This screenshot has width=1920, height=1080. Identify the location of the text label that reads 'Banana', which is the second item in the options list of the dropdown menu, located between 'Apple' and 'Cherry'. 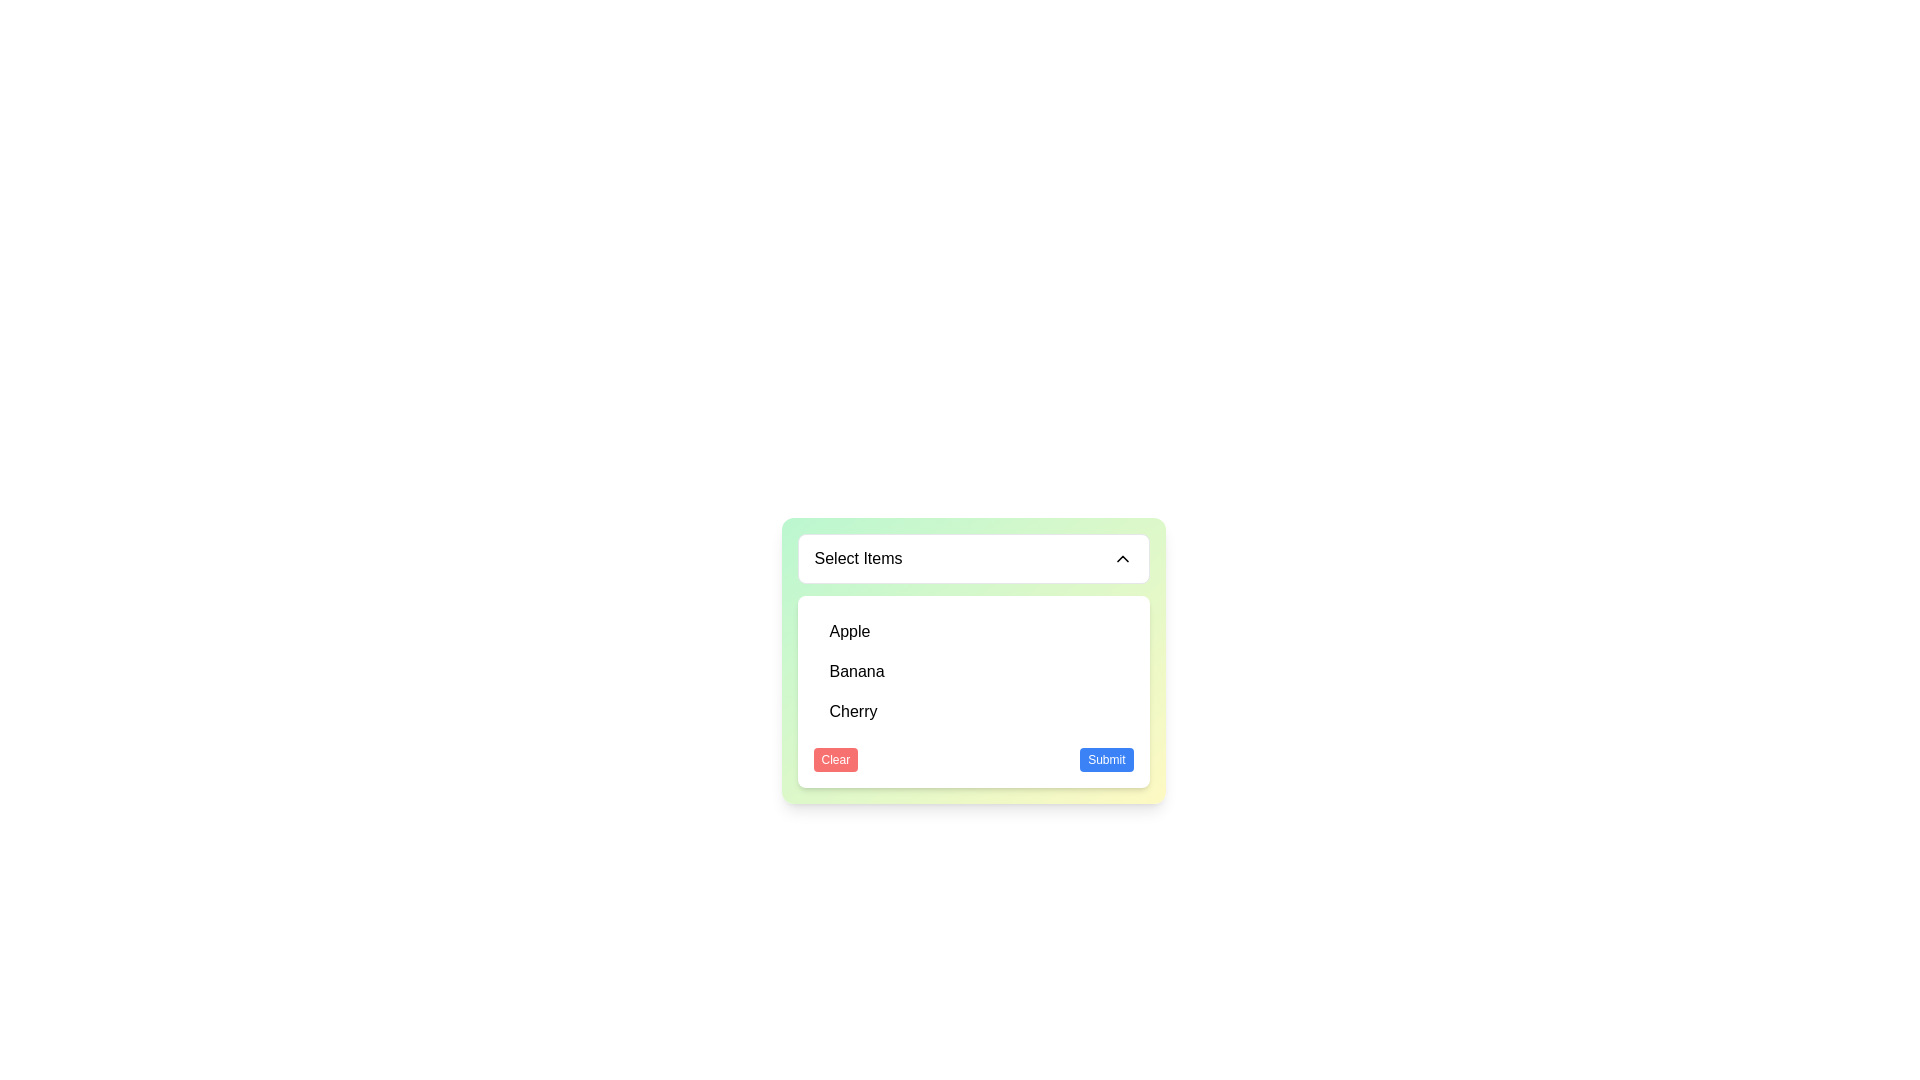
(857, 671).